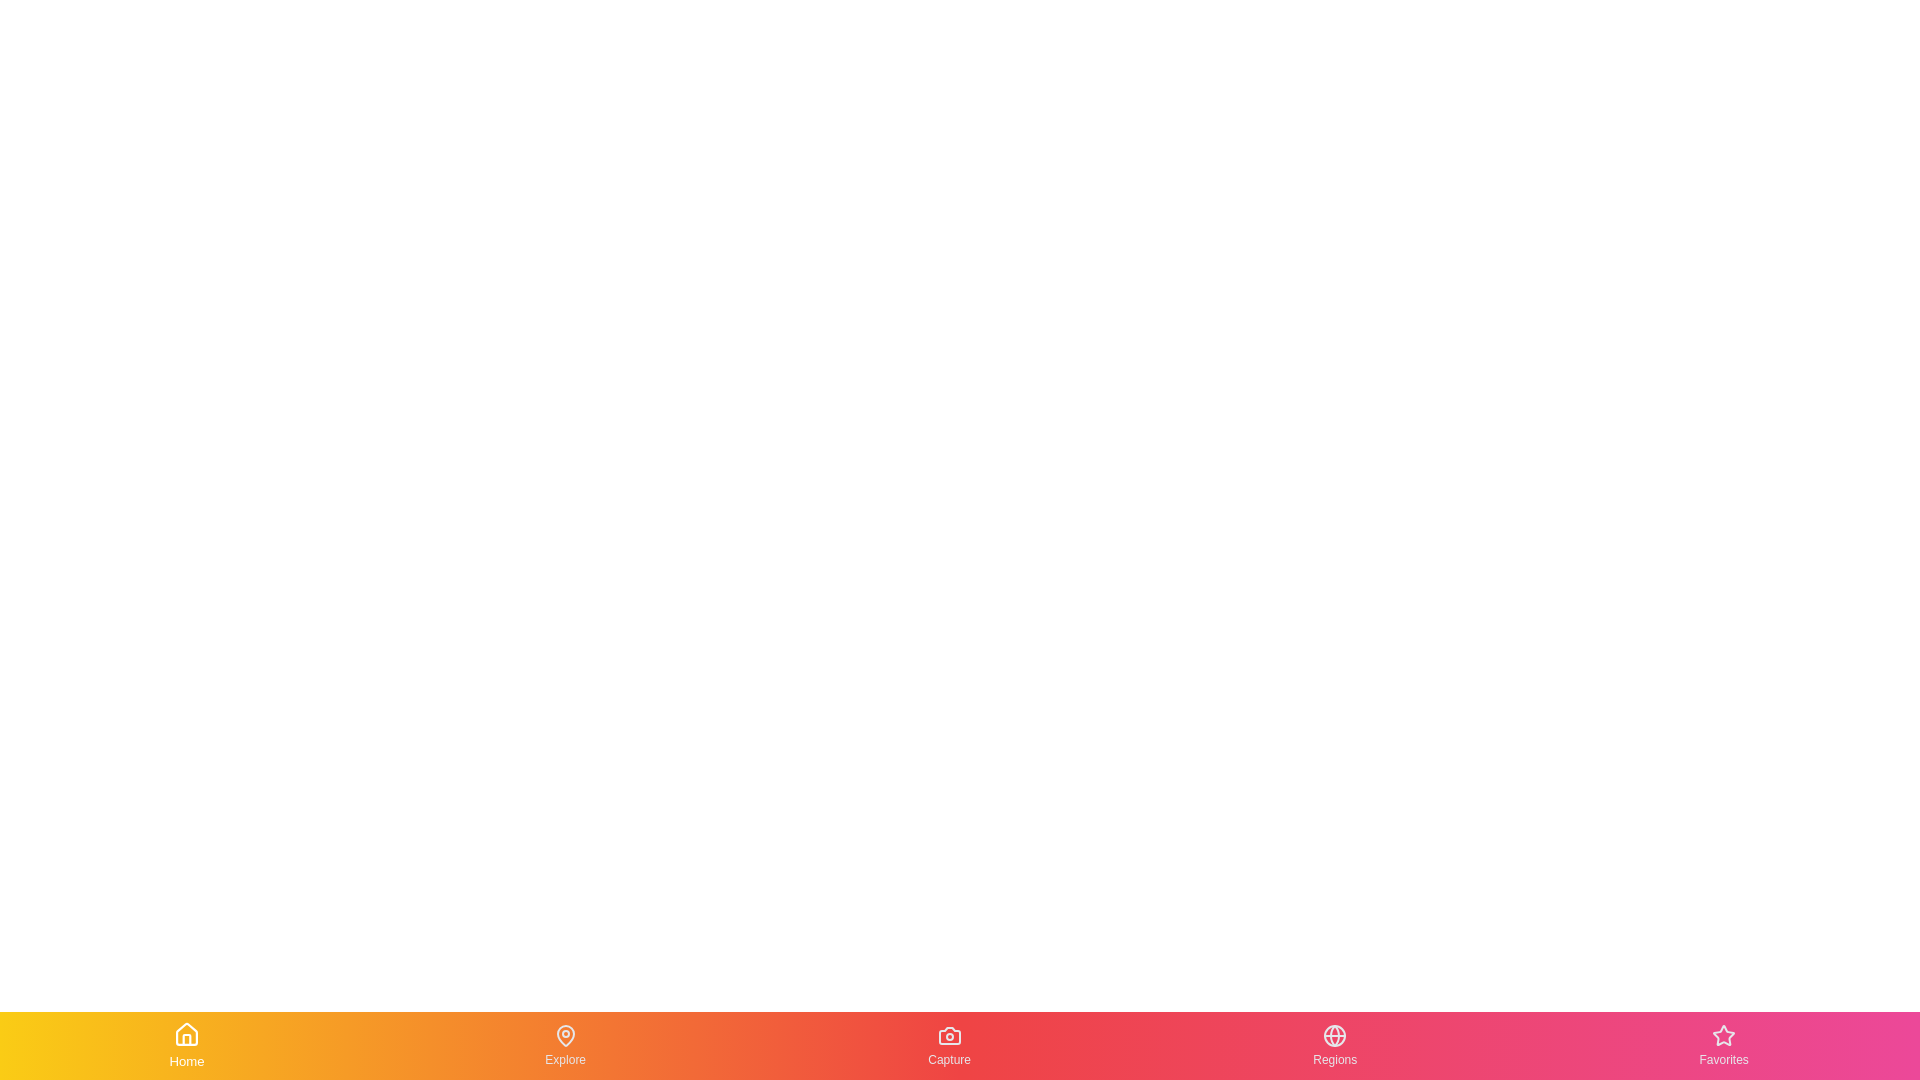 The image size is (1920, 1080). Describe the element at coordinates (565, 1044) in the screenshot. I see `the tab labeled Explore to preview its tooltip` at that location.